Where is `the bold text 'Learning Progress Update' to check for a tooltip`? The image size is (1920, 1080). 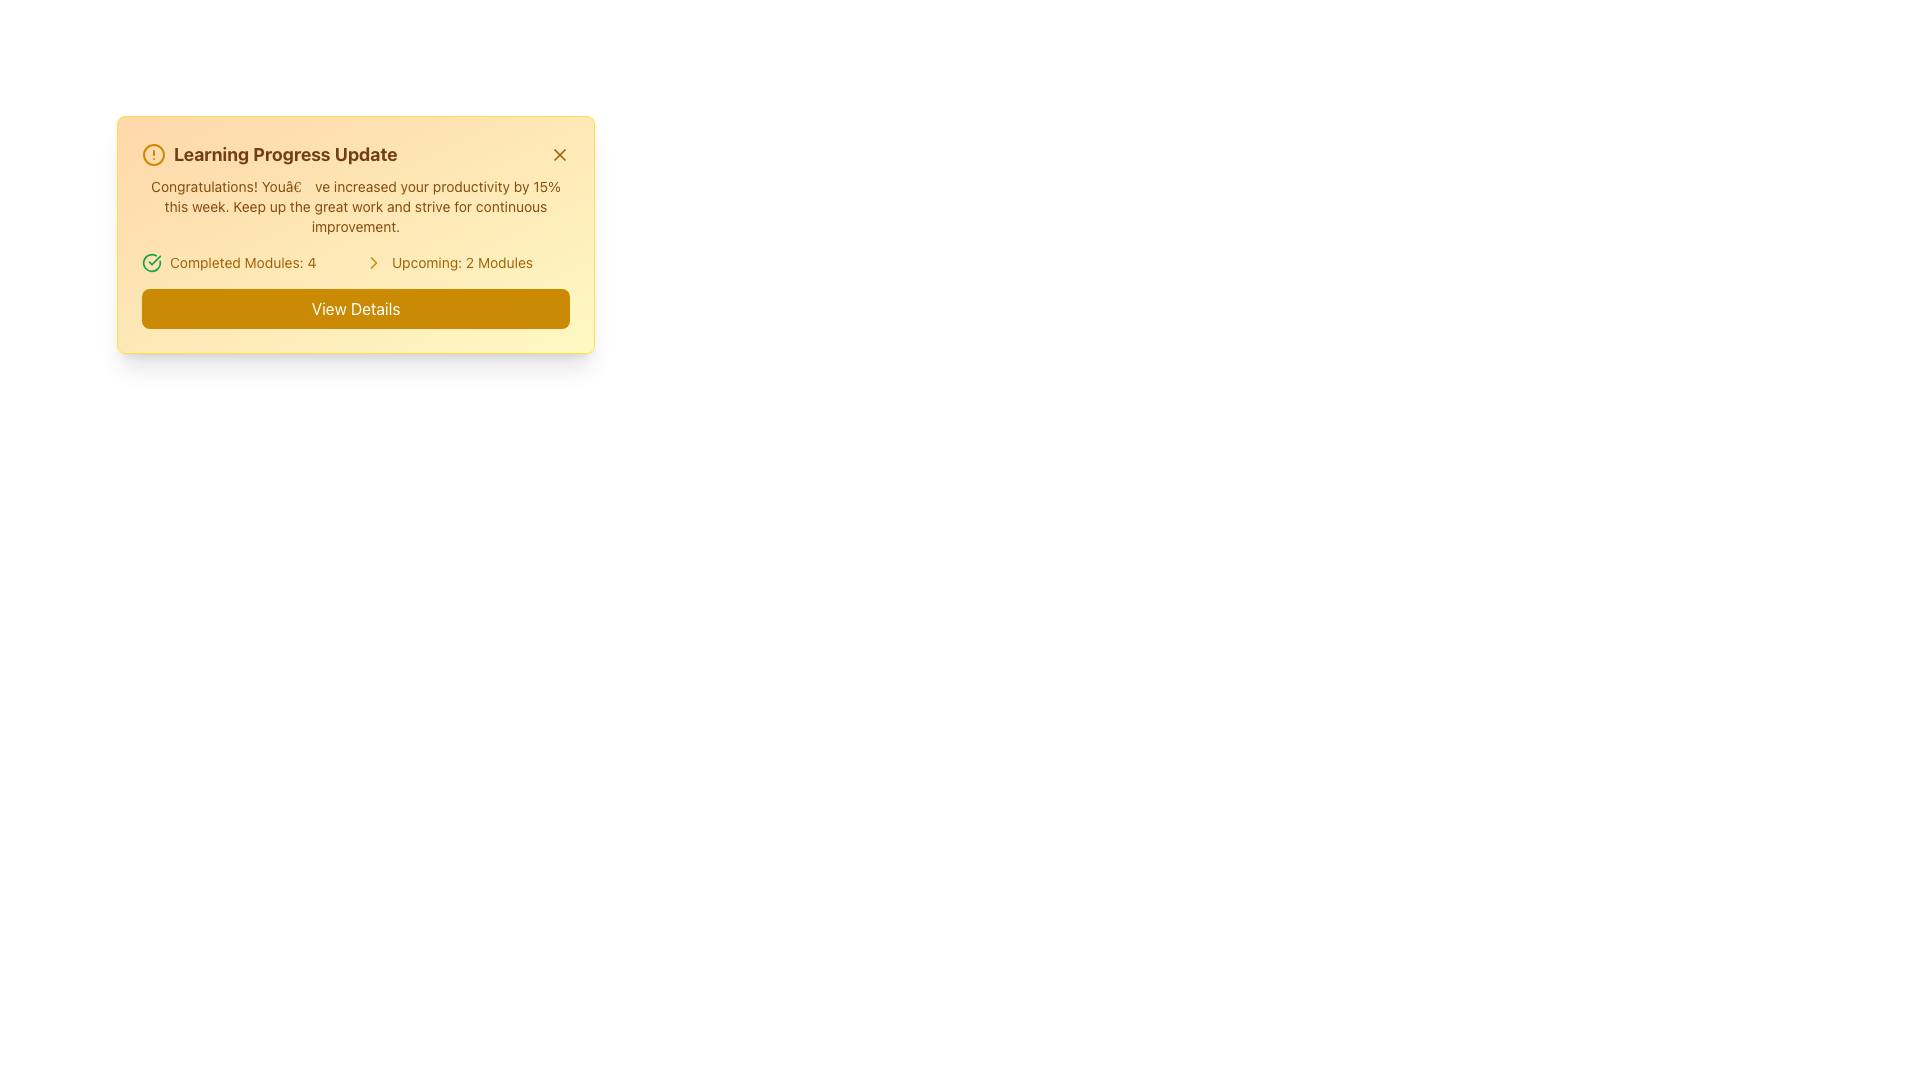 the bold text 'Learning Progress Update' to check for a tooltip is located at coordinates (268, 153).